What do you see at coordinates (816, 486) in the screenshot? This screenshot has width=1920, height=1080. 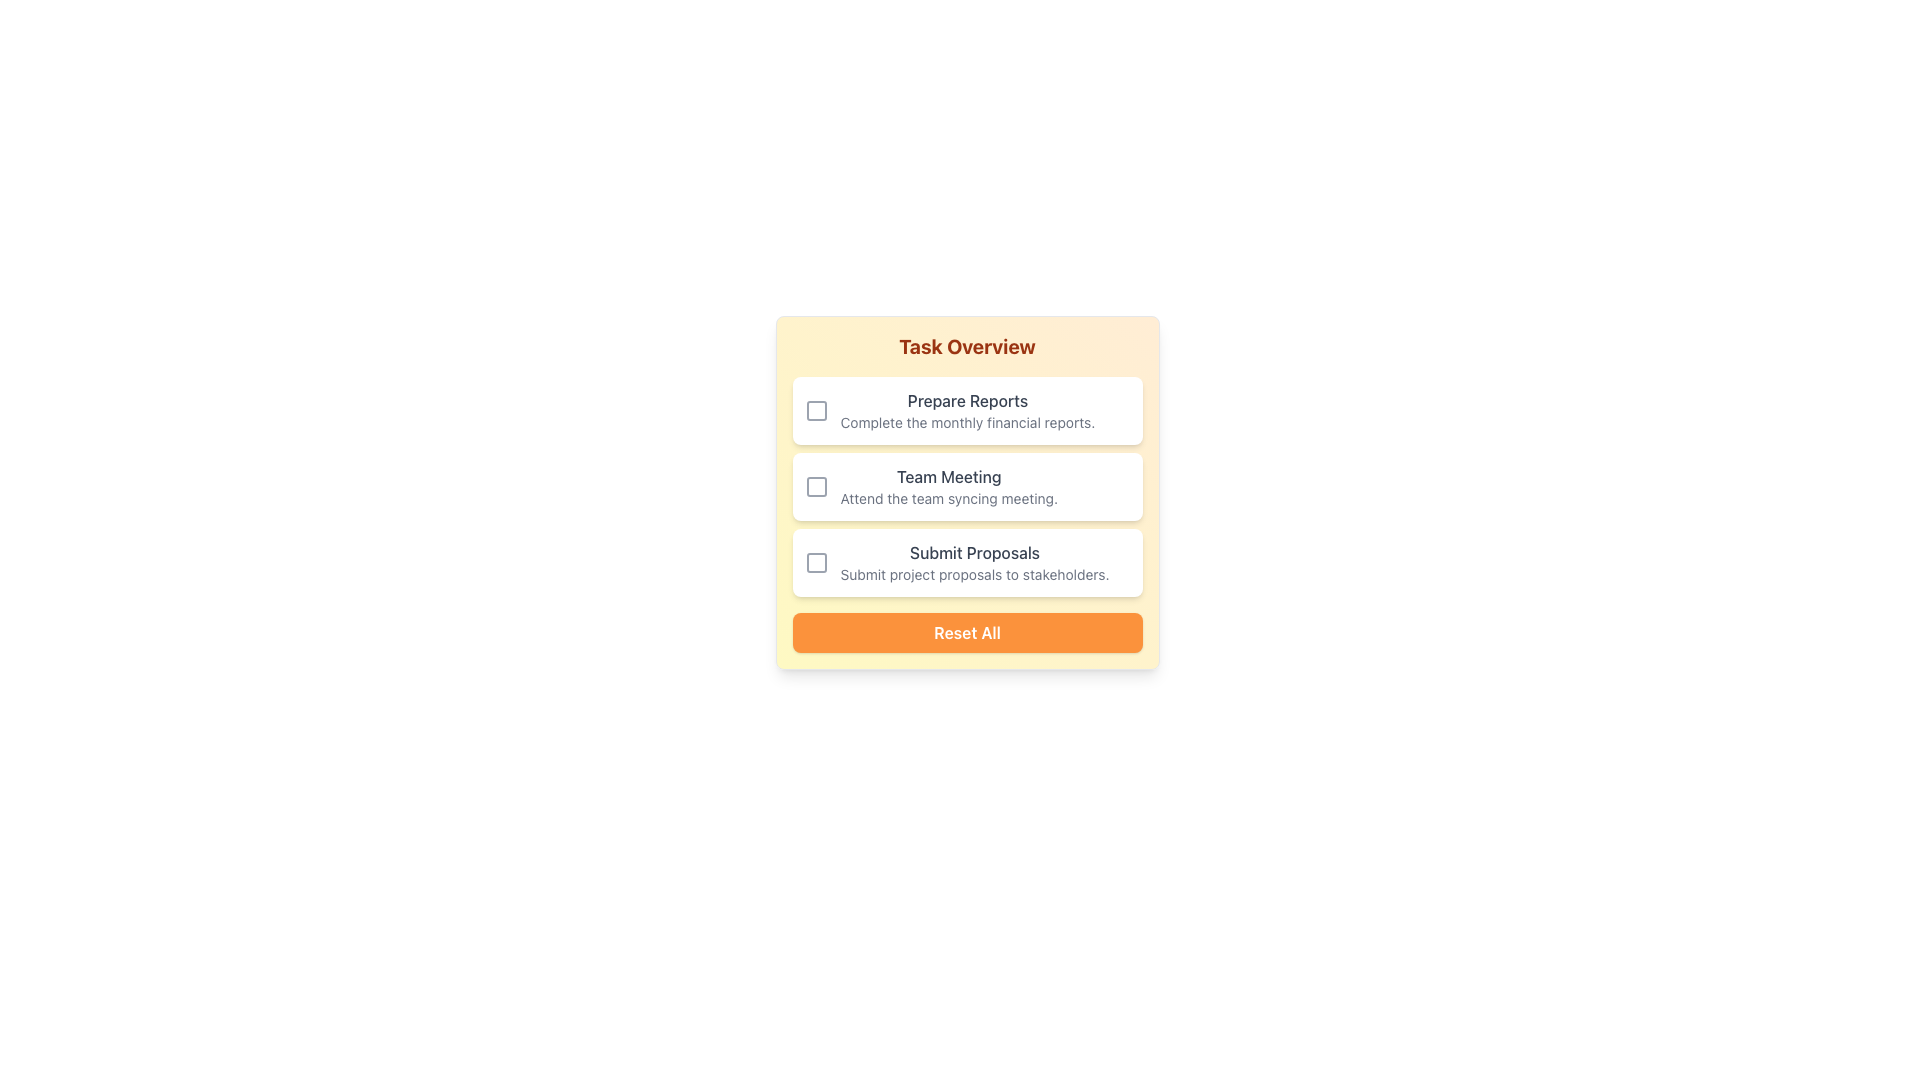 I see `the empty checkbox located to the left of the 'Team Meeting' text` at bounding box center [816, 486].